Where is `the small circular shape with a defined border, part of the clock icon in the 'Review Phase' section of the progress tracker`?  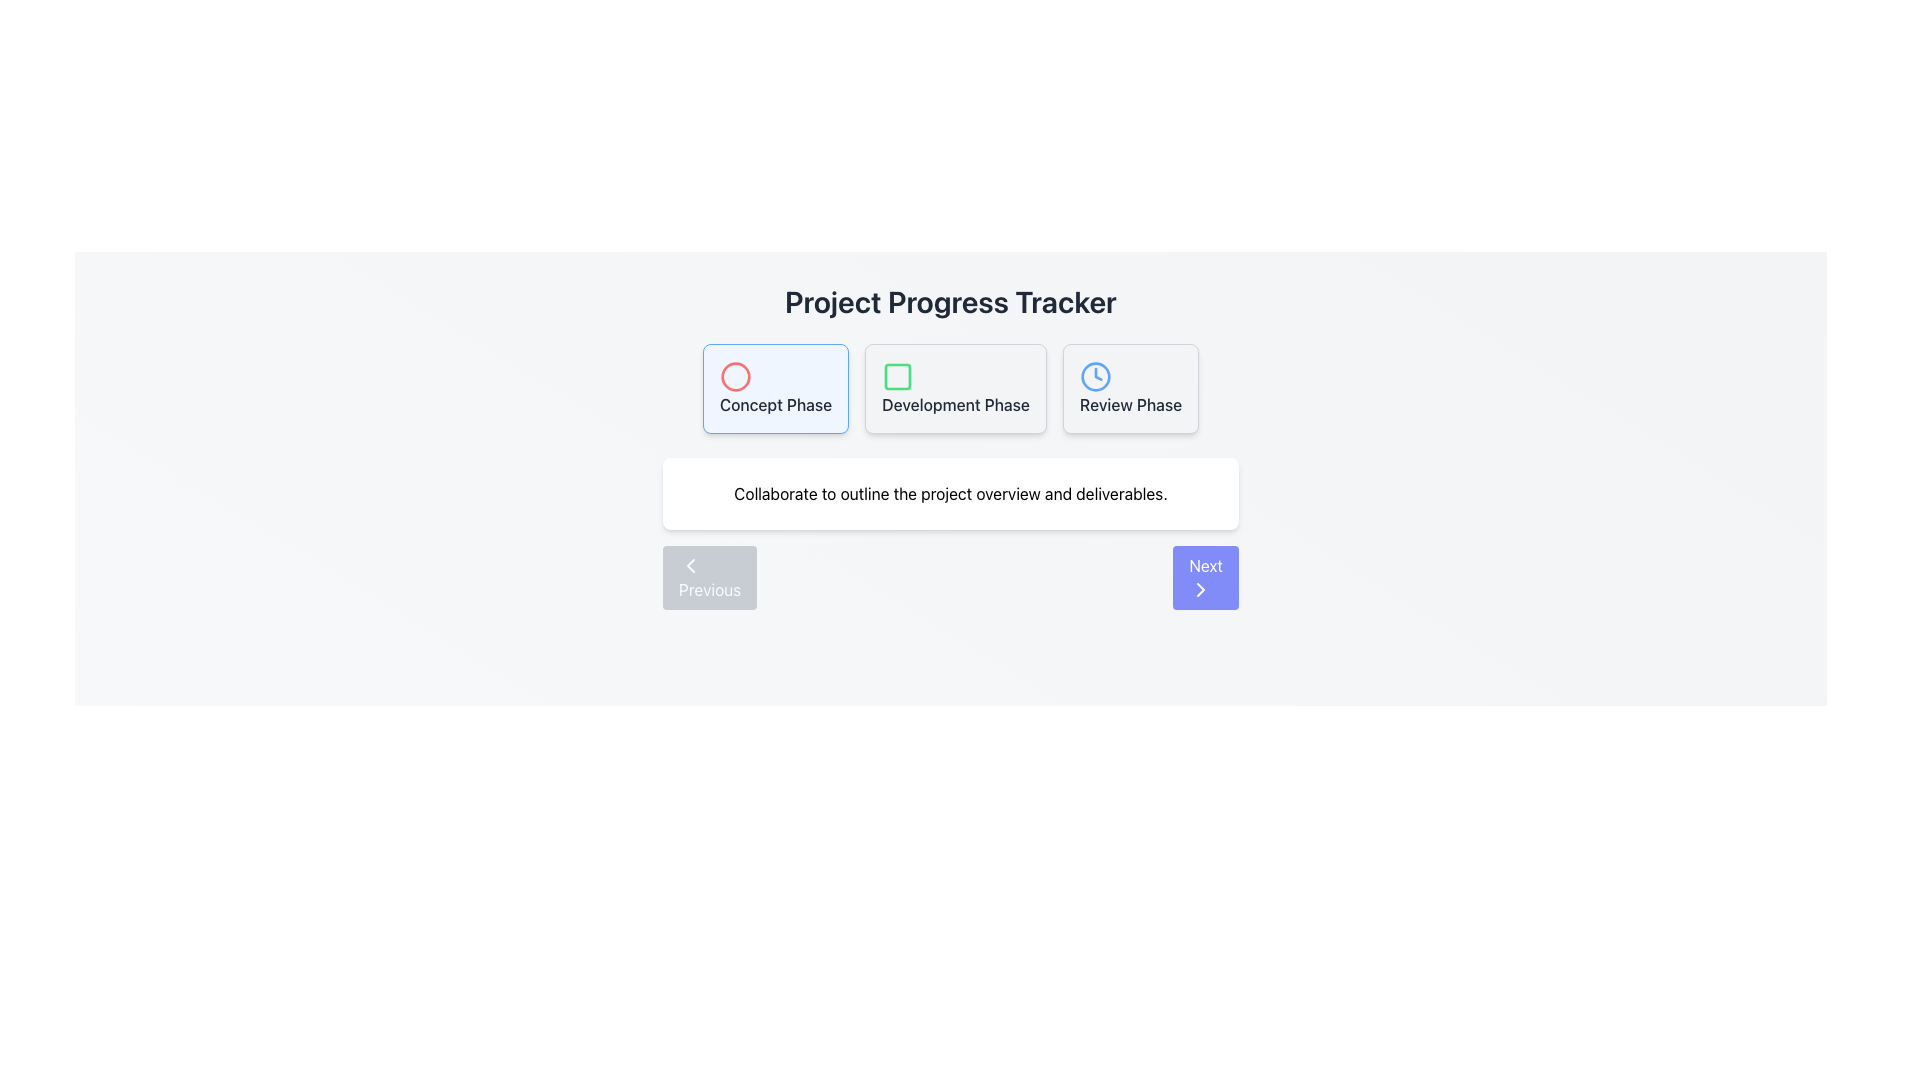 the small circular shape with a defined border, part of the clock icon in the 'Review Phase' section of the progress tracker is located at coordinates (1094, 377).